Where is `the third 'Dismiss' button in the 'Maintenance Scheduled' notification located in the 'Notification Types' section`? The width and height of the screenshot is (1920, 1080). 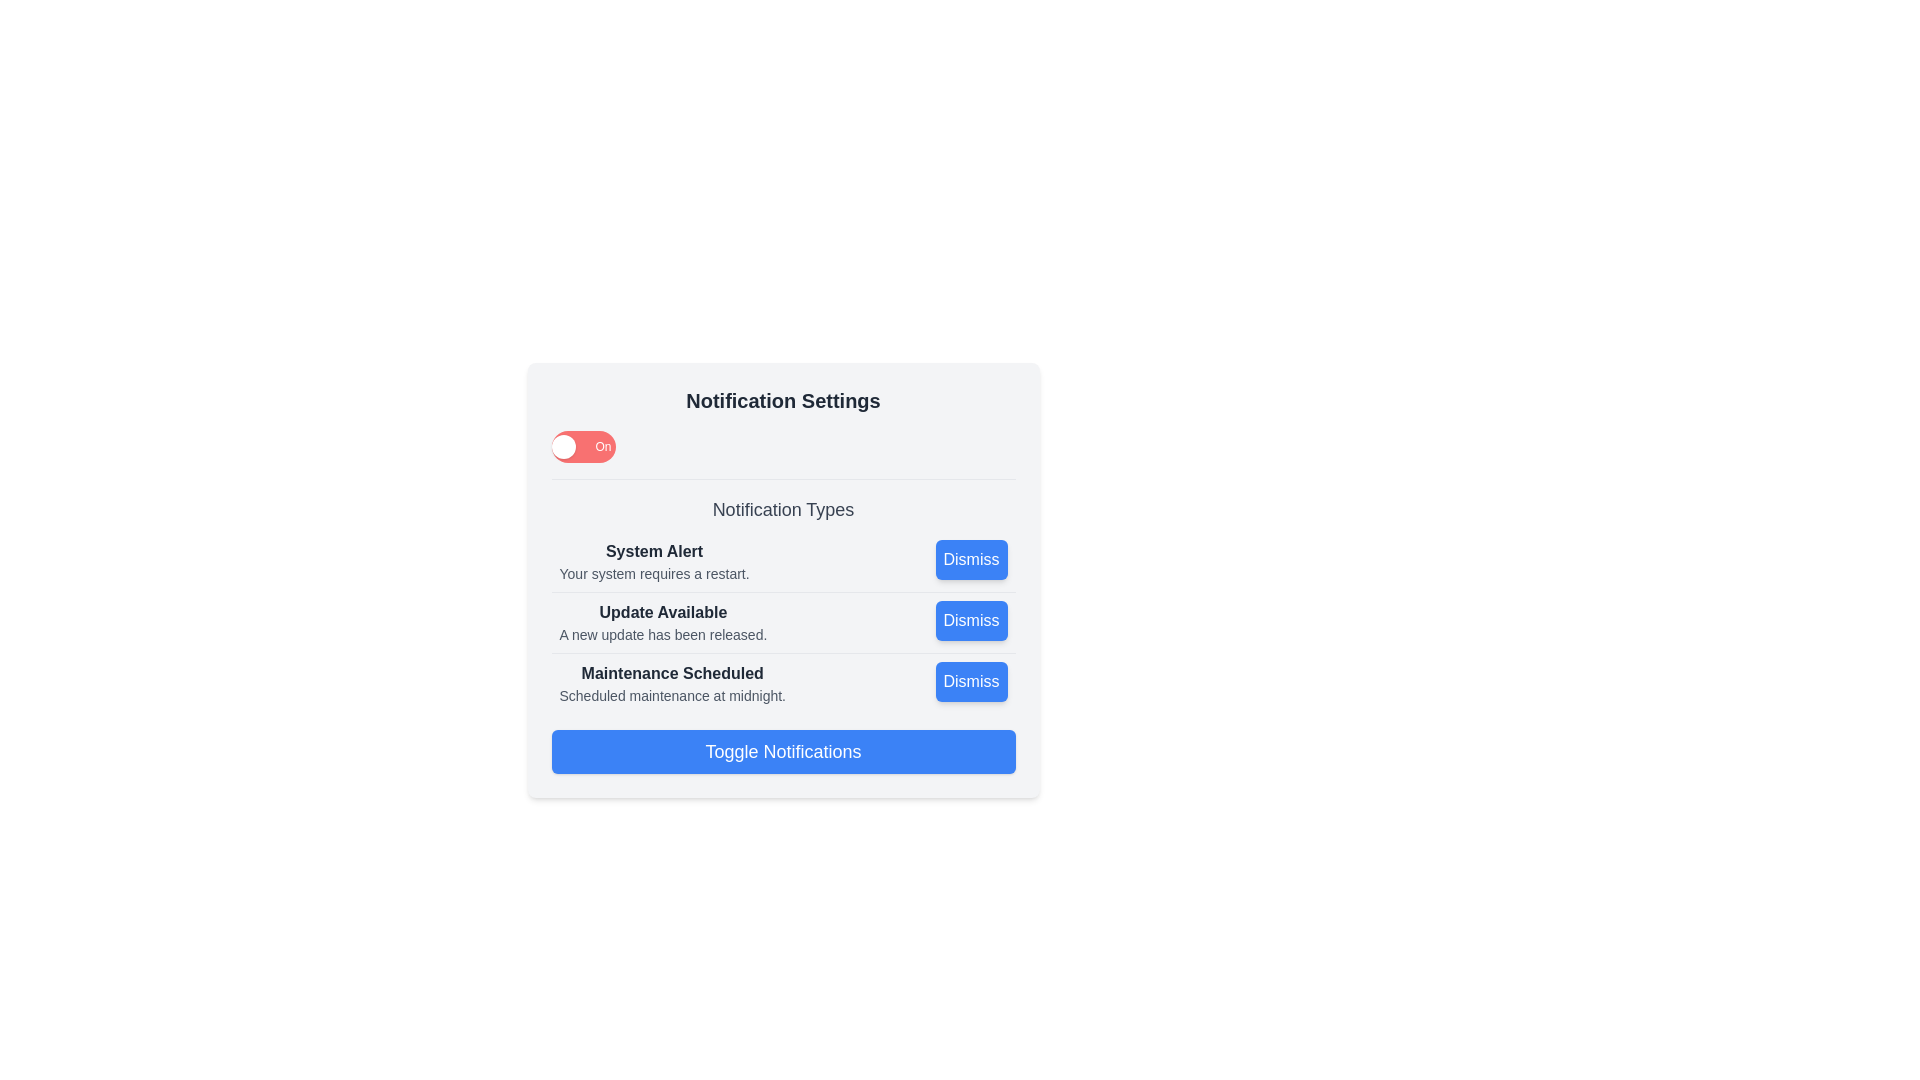
the third 'Dismiss' button in the 'Maintenance Scheduled' notification located in the 'Notification Types' section is located at coordinates (971, 681).